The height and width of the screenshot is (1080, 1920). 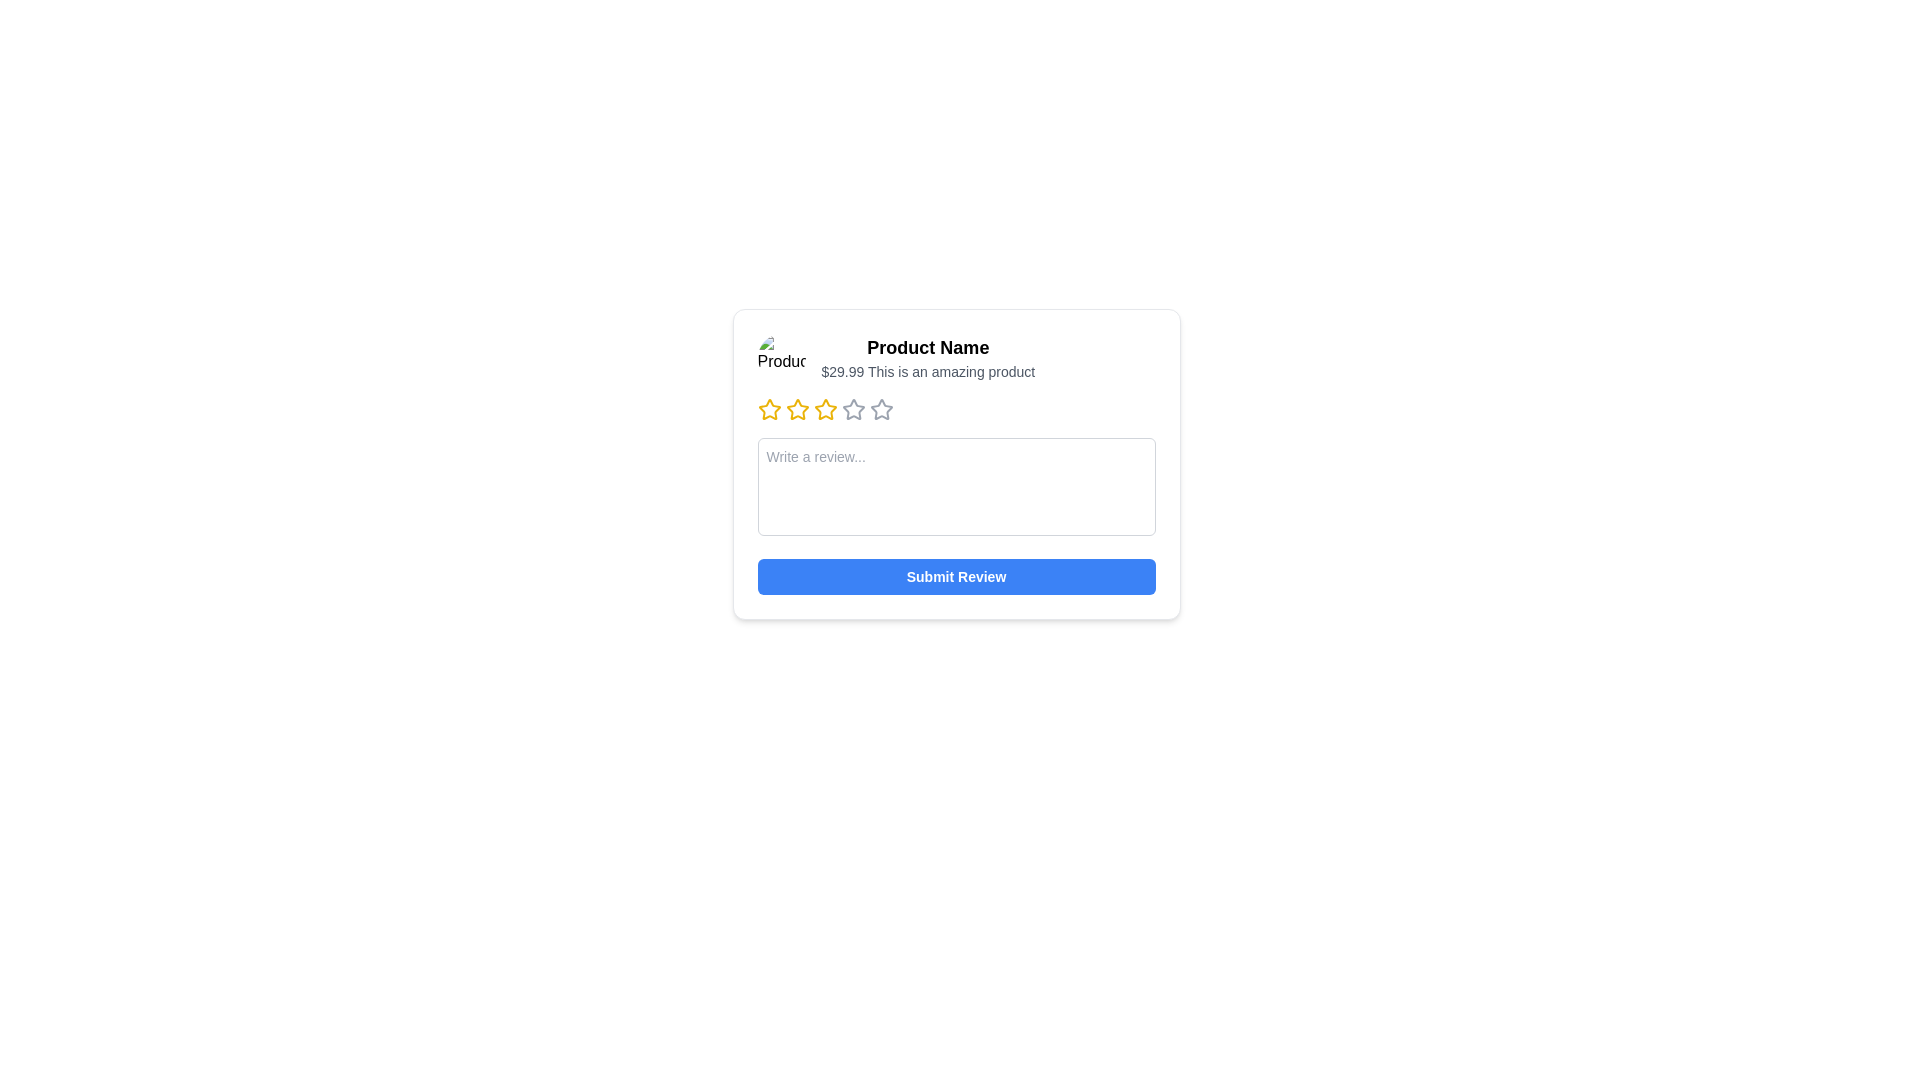 I want to click on the Text content block displaying 'Product Name' and its description '$29.99 This is an amazing product', which is centrally located in the interface within a card layout, so click(x=927, y=357).